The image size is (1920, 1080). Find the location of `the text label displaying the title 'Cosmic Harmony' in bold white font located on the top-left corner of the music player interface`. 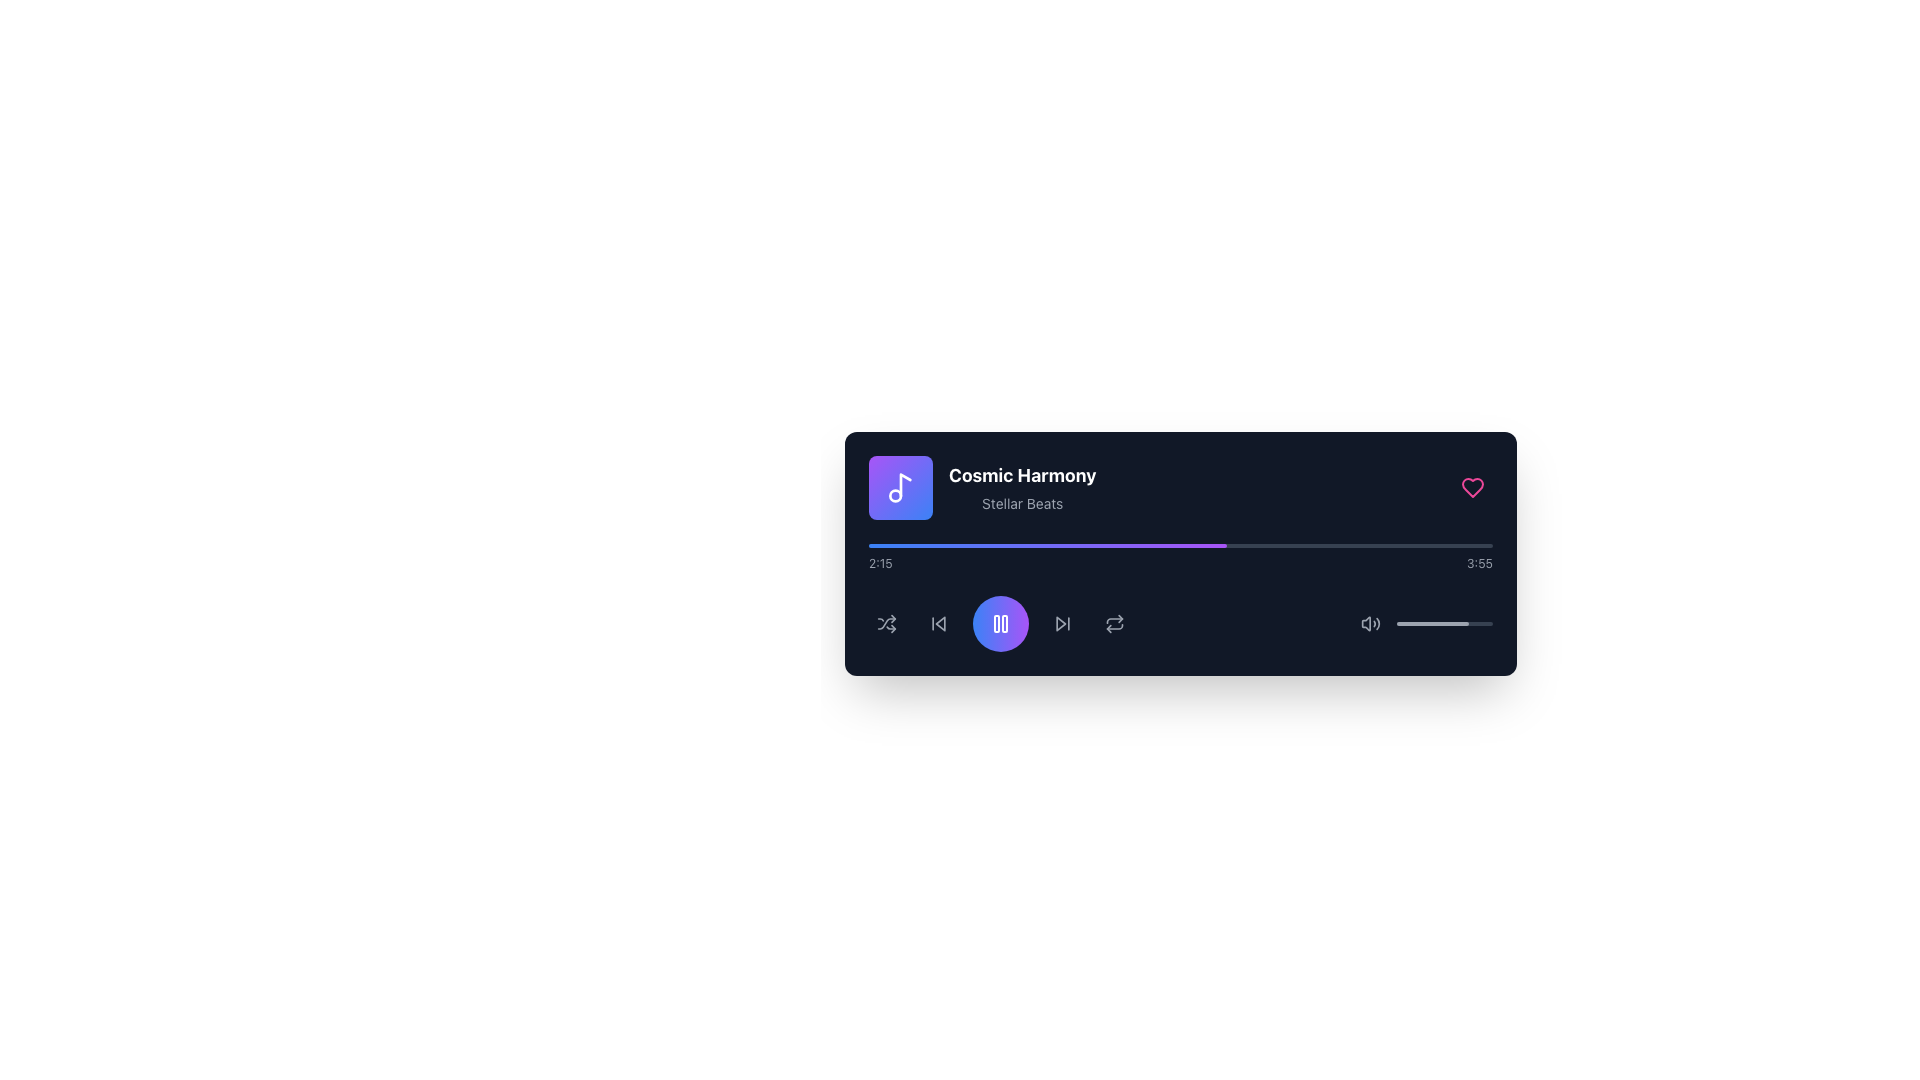

the text label displaying the title 'Cosmic Harmony' in bold white font located on the top-left corner of the music player interface is located at coordinates (1022, 475).